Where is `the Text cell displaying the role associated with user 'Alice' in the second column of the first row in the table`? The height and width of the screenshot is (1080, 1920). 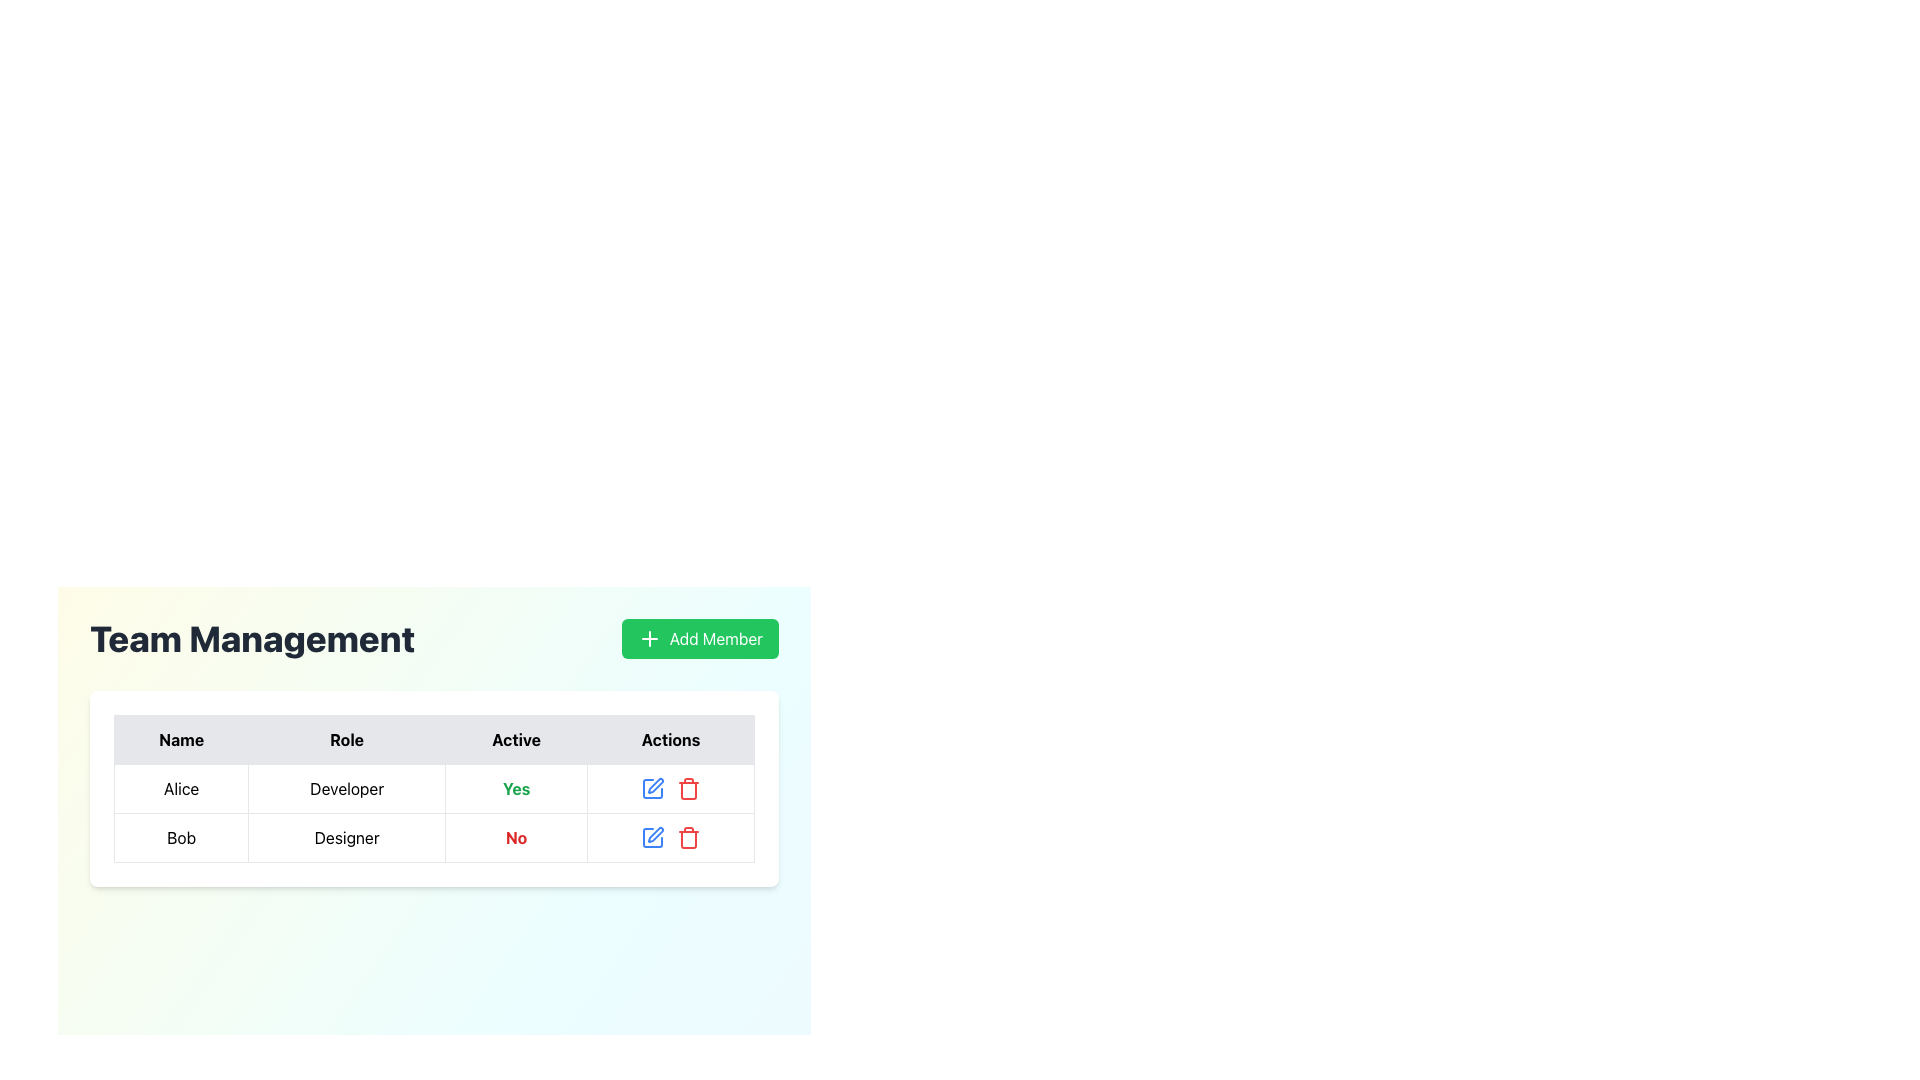
the Text cell displaying the role associated with user 'Alice' in the second column of the first row in the table is located at coordinates (347, 788).